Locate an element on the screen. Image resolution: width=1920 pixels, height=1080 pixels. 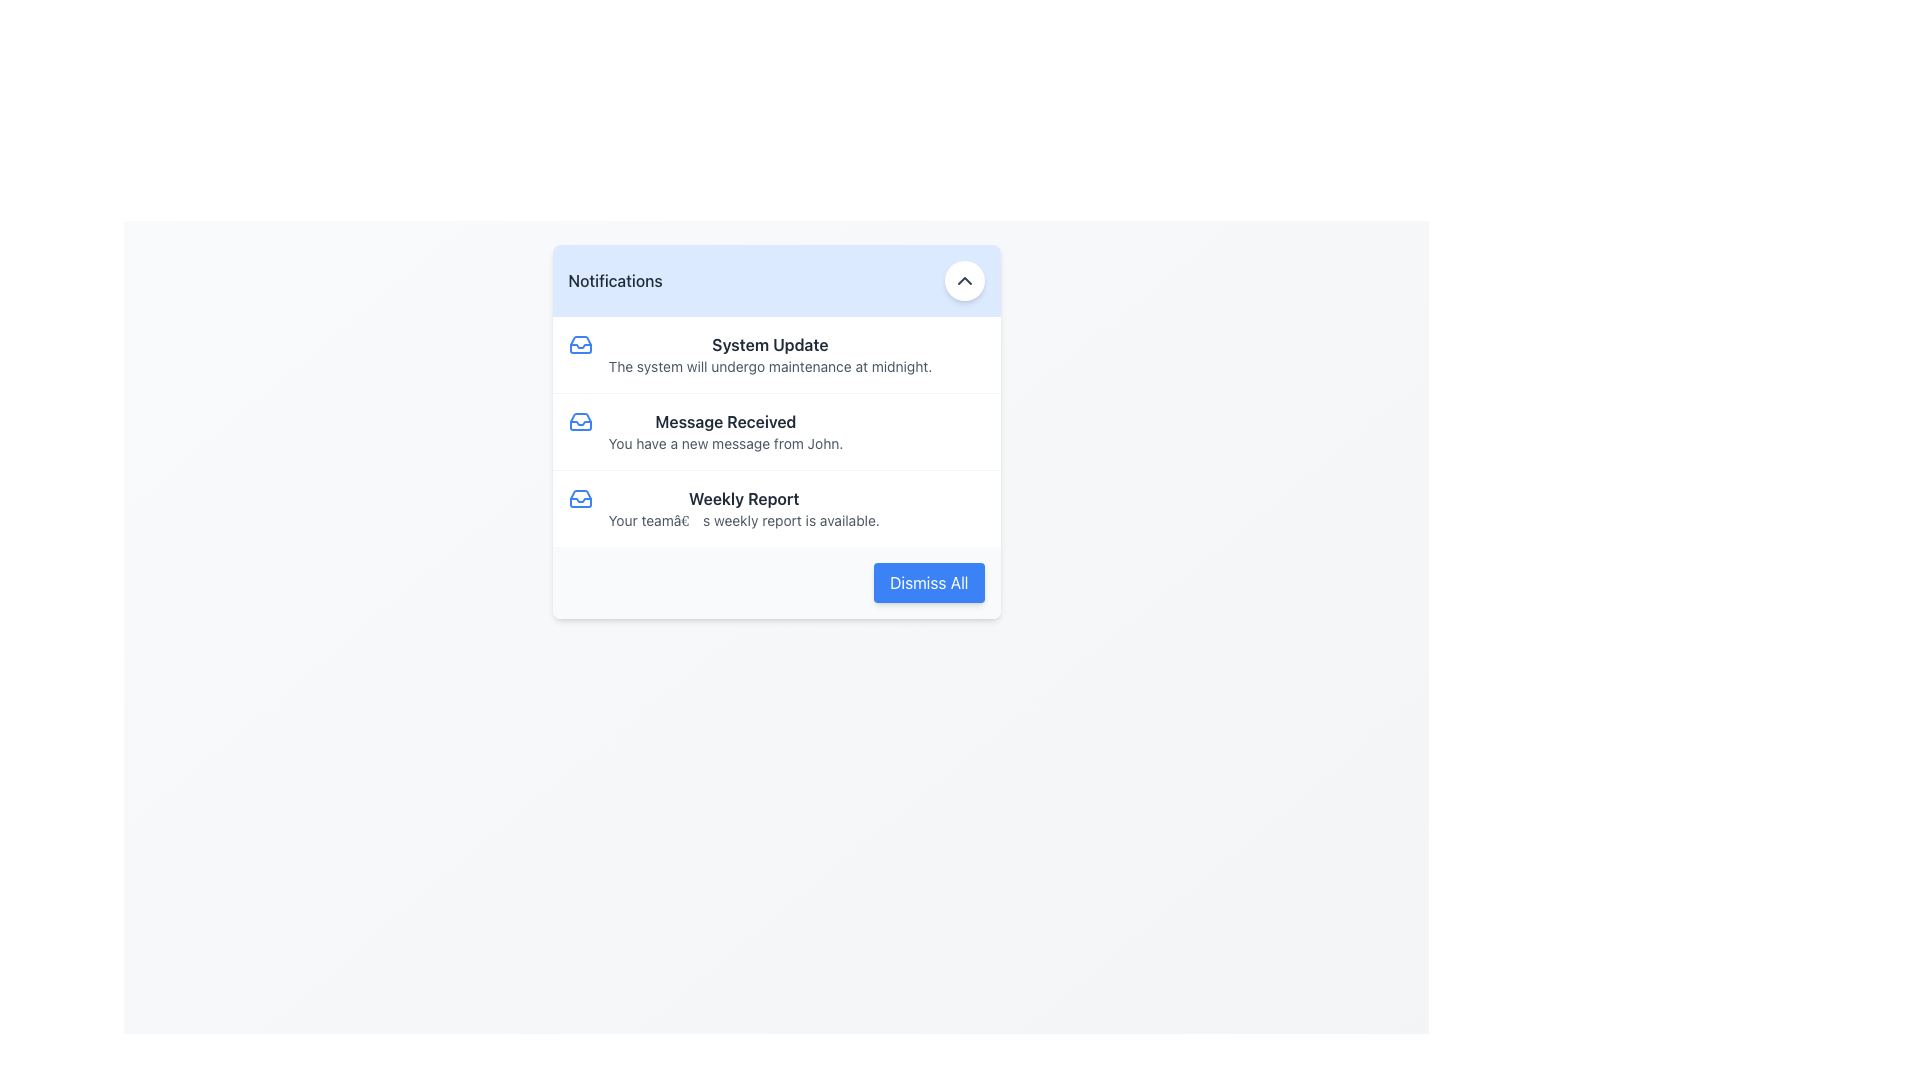
the Notification management section which has a light gray background and contains a blue 'Dismiss All' button on the right side is located at coordinates (775, 582).